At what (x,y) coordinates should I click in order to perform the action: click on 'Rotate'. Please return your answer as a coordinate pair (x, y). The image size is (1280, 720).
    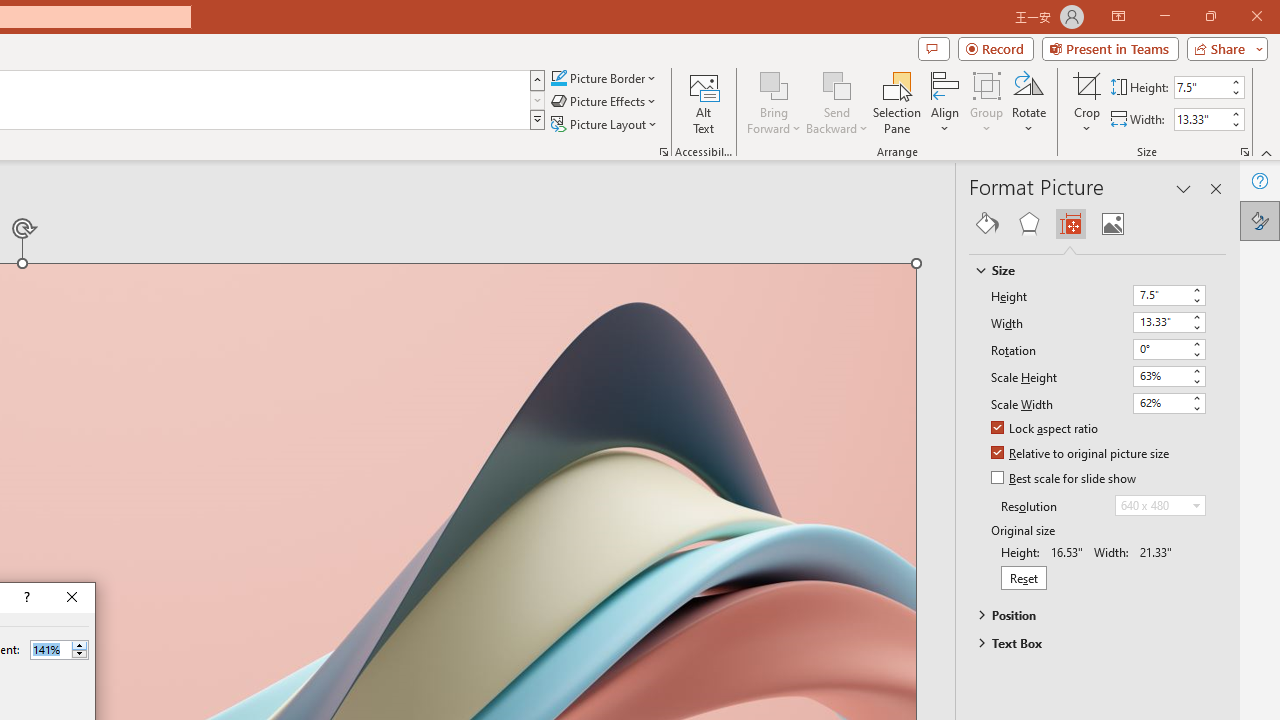
    Looking at the image, I should click on (1029, 103).